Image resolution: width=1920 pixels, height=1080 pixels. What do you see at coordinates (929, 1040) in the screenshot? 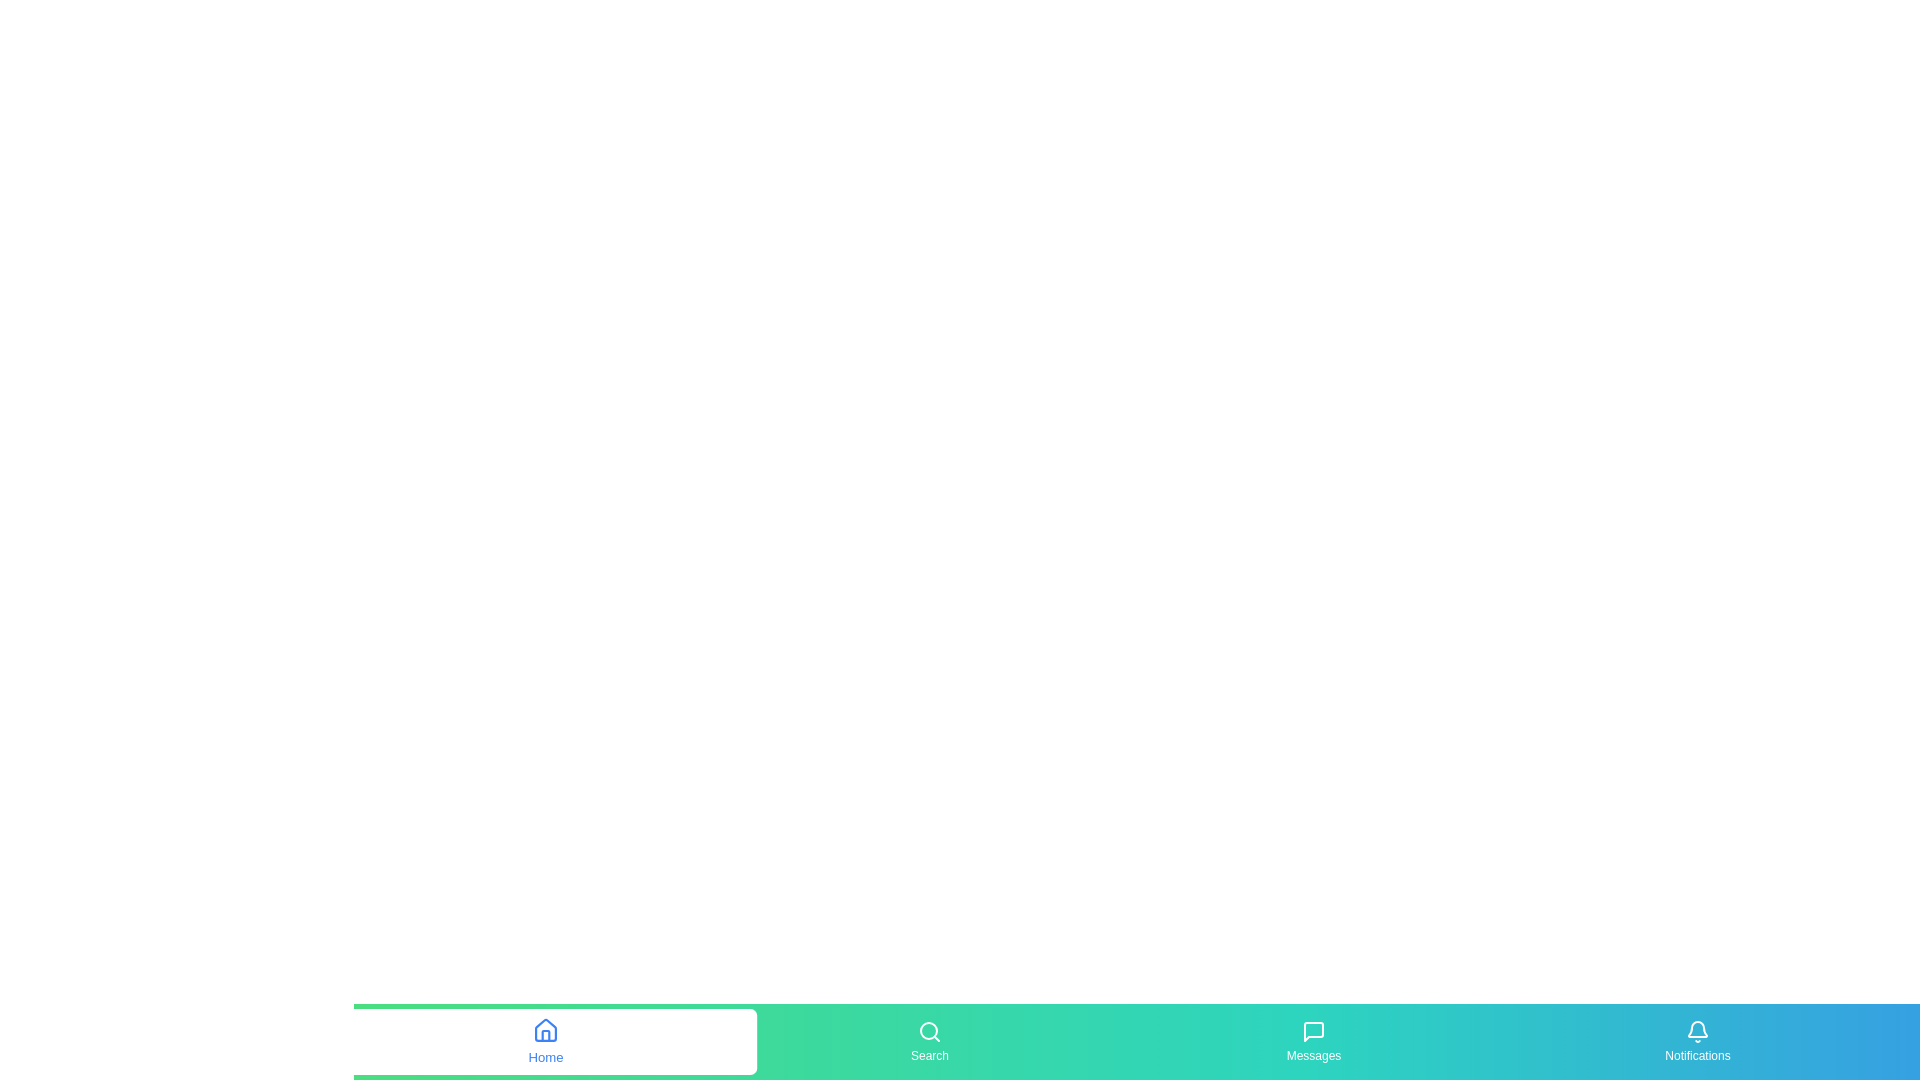
I see `the Search tab by clicking the corresponding button` at bounding box center [929, 1040].